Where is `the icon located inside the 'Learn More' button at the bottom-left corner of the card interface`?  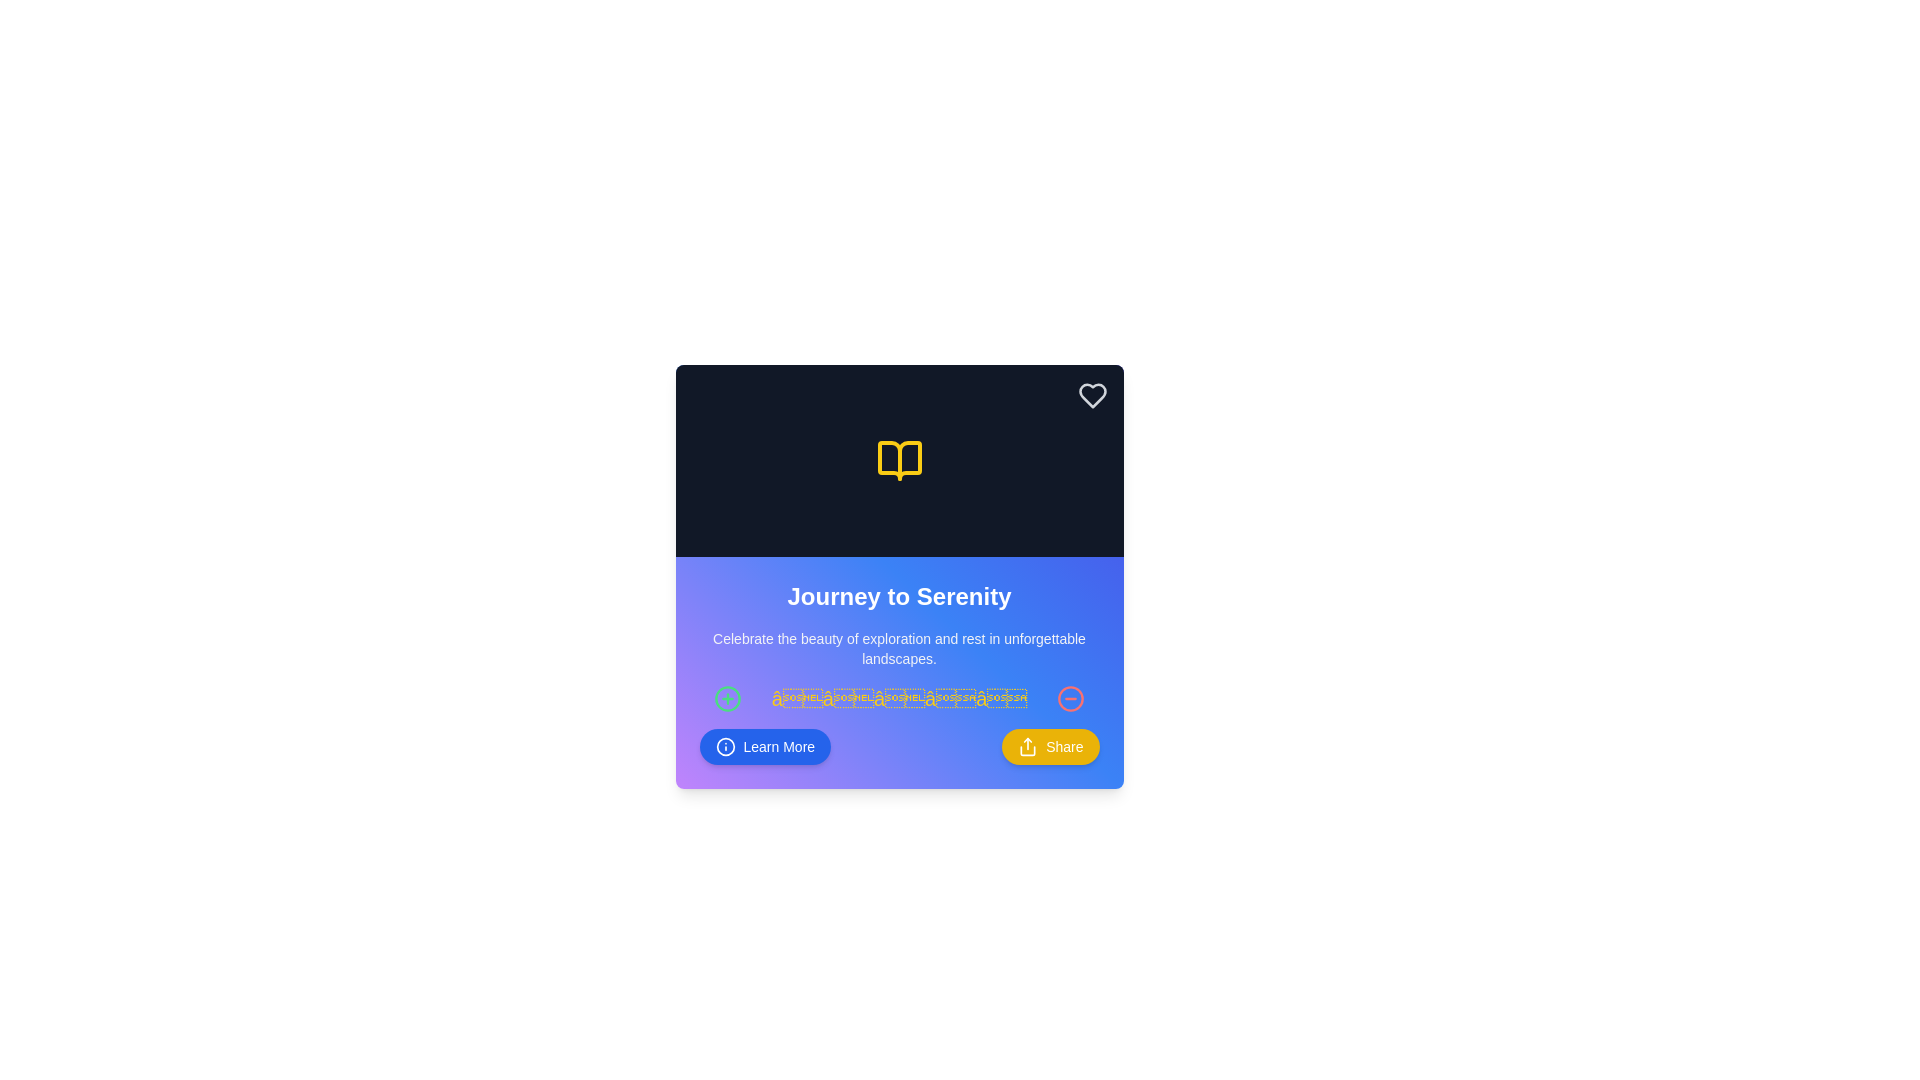 the icon located inside the 'Learn More' button at the bottom-left corner of the card interface is located at coordinates (724, 747).